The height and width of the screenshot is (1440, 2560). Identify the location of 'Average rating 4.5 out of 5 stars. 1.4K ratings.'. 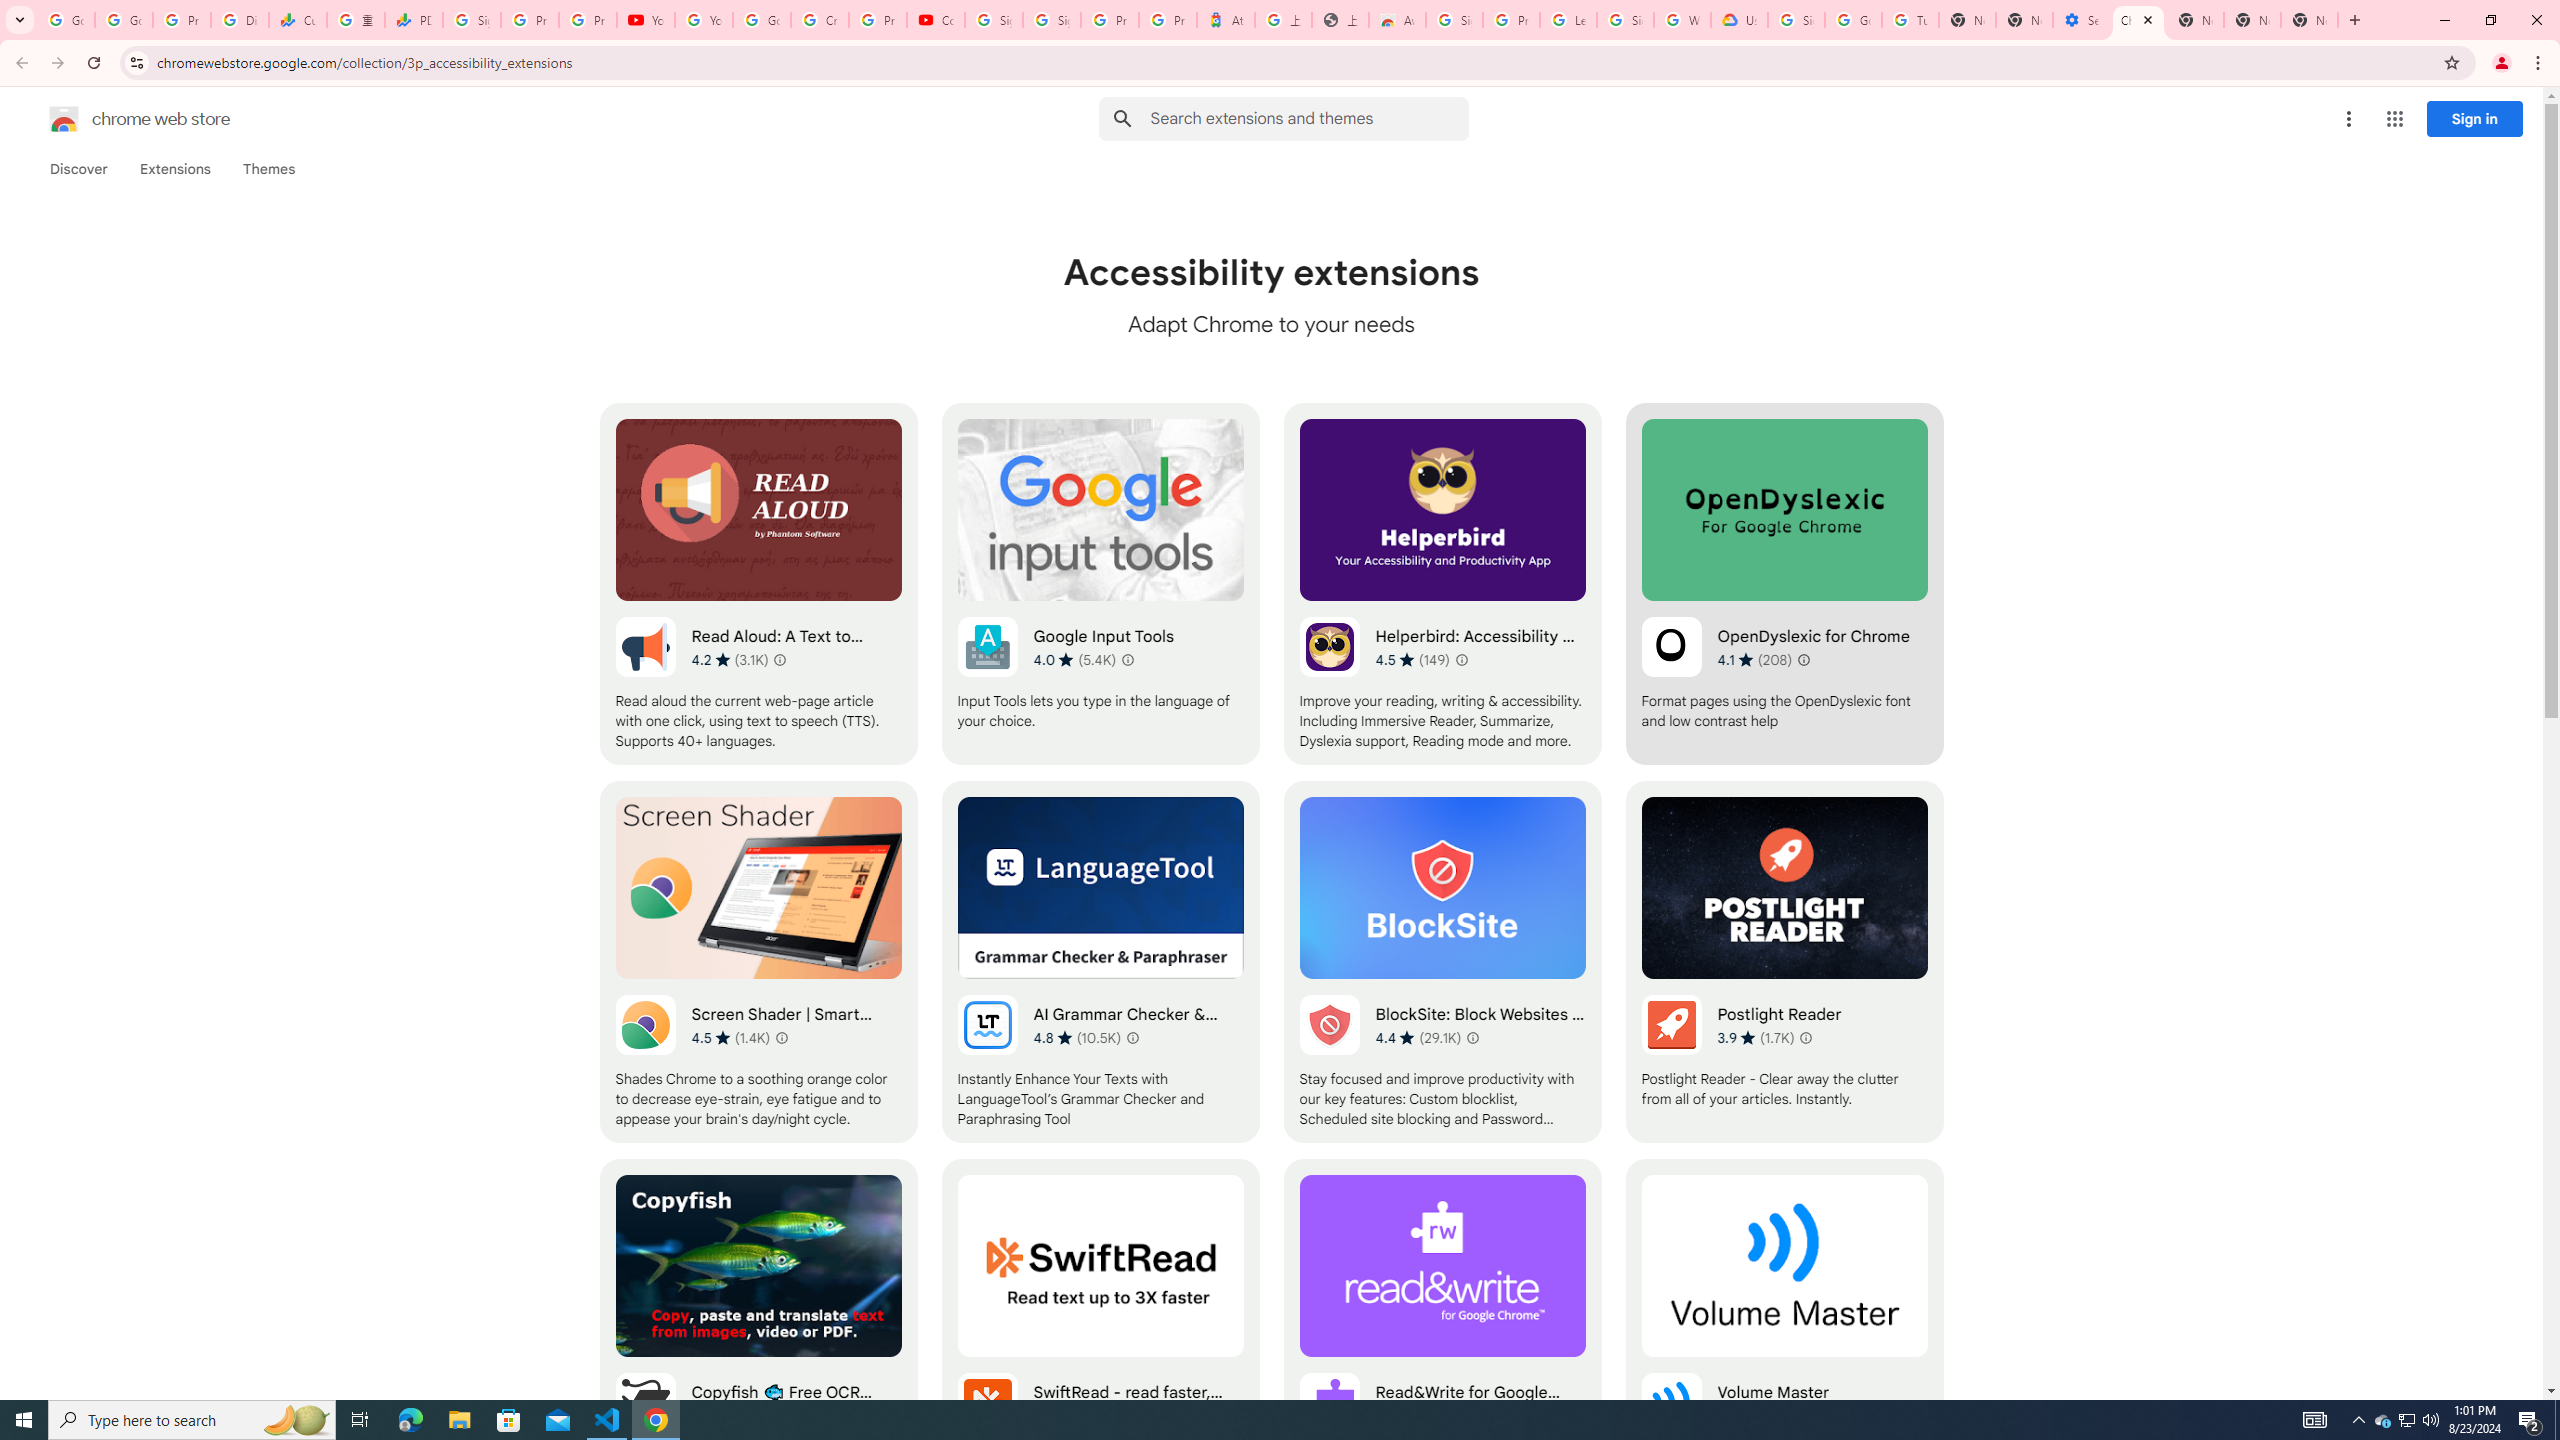
(729, 1037).